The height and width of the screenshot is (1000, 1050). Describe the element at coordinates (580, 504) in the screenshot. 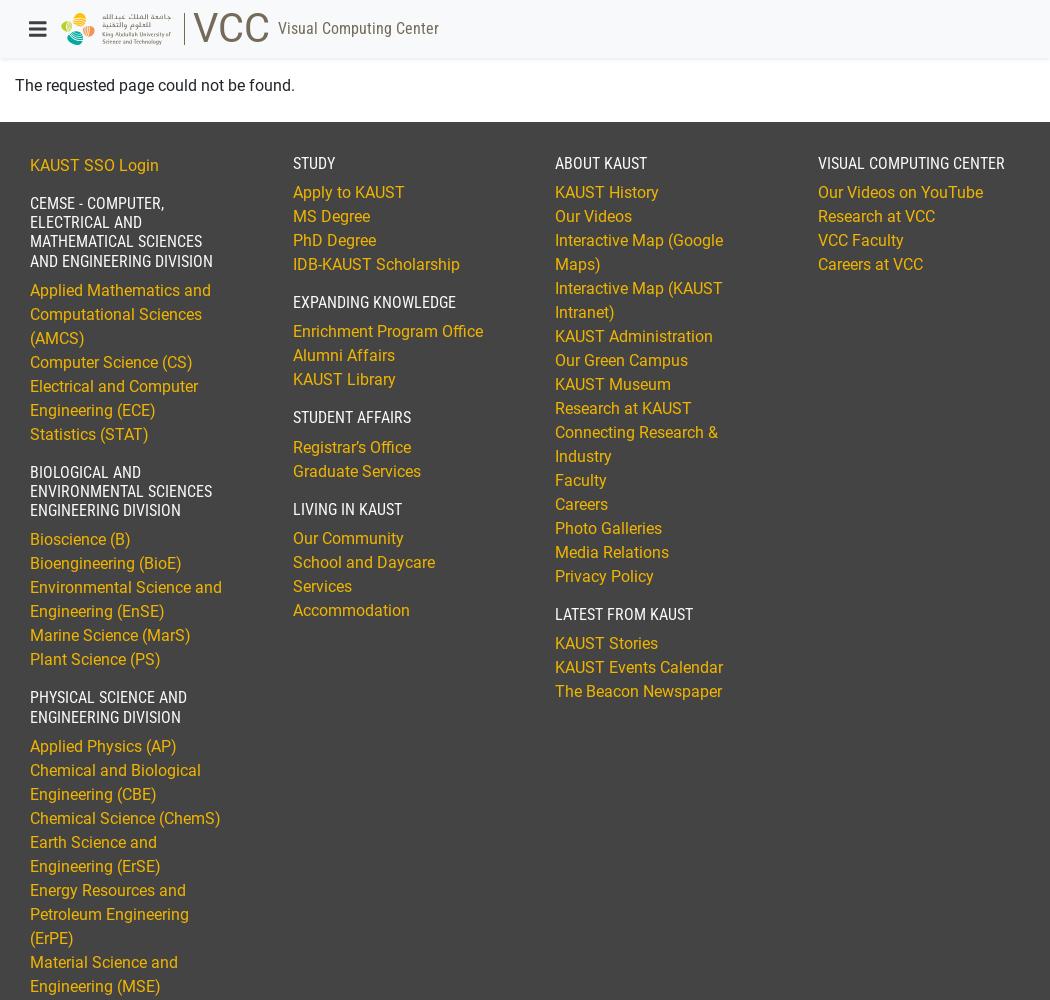

I see `'Careers'` at that location.